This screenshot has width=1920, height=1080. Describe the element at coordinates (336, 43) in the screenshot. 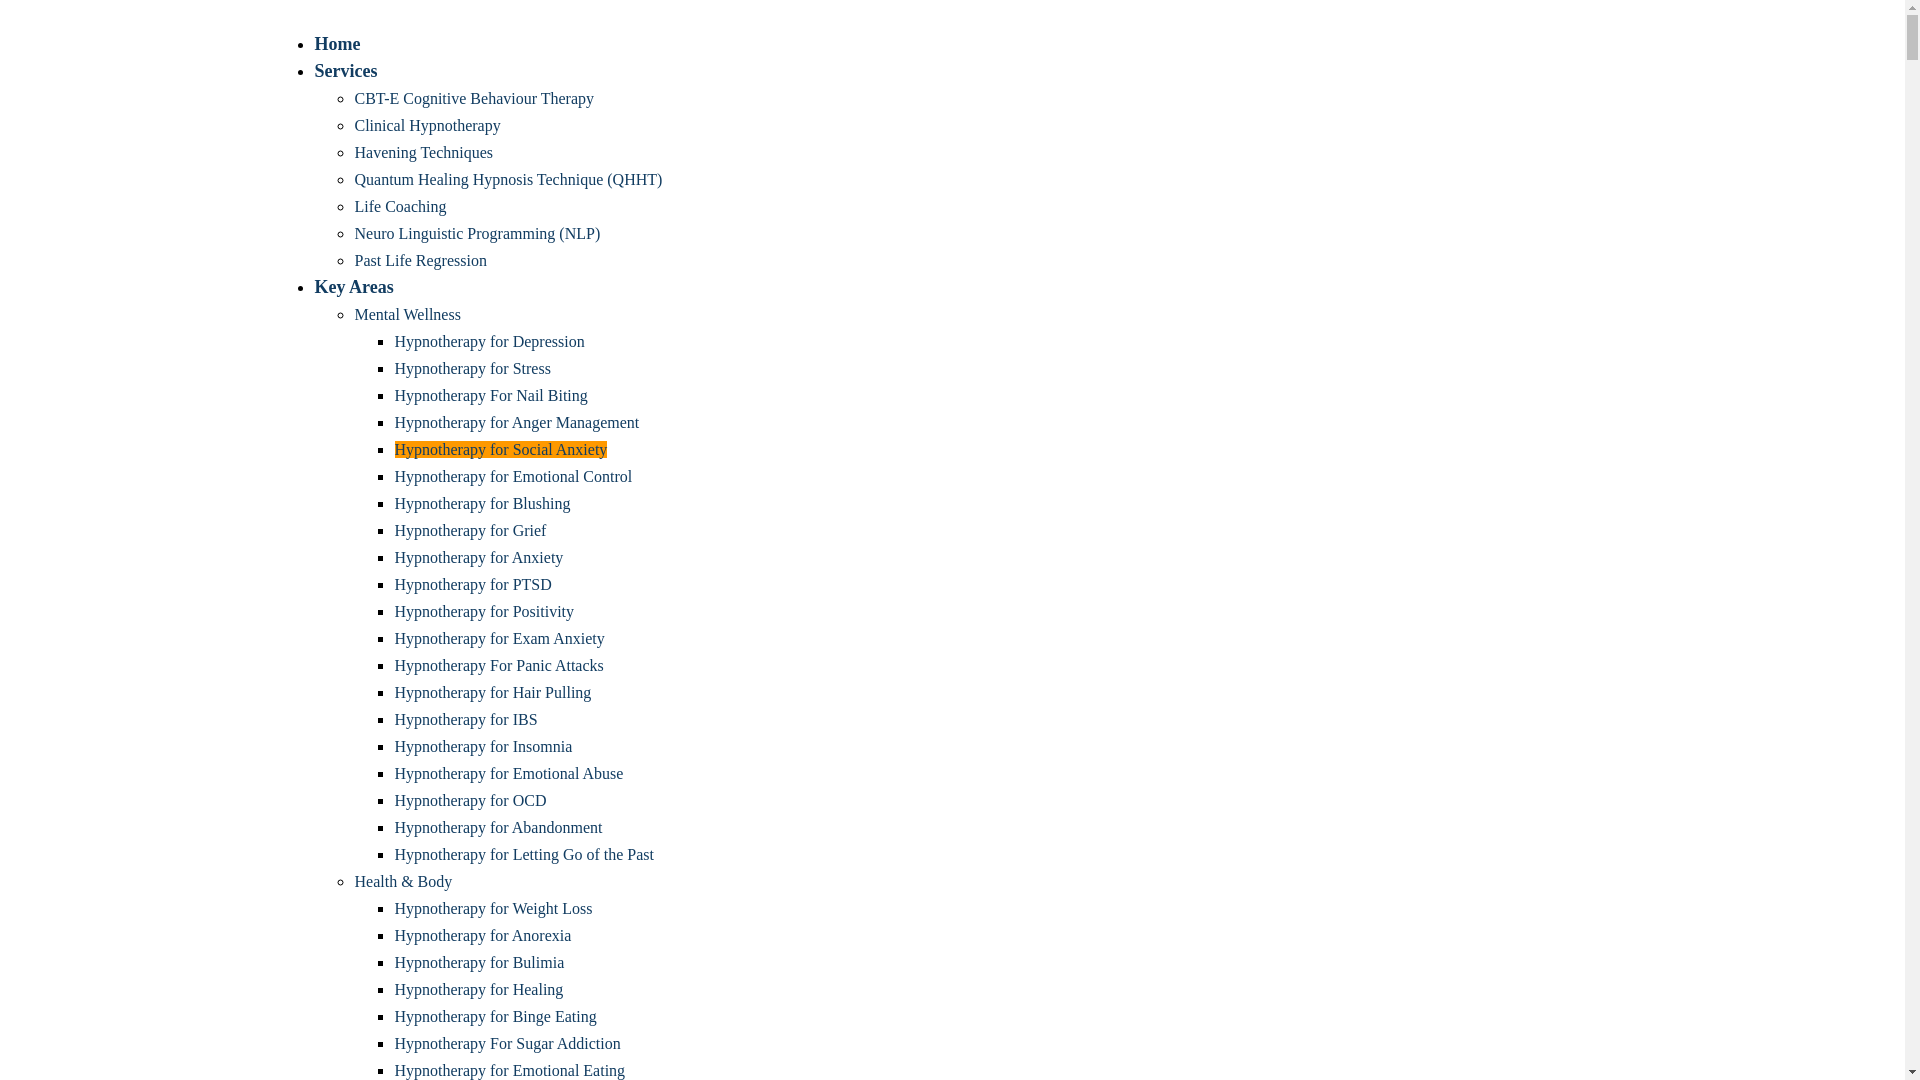

I see `'Home'` at that location.